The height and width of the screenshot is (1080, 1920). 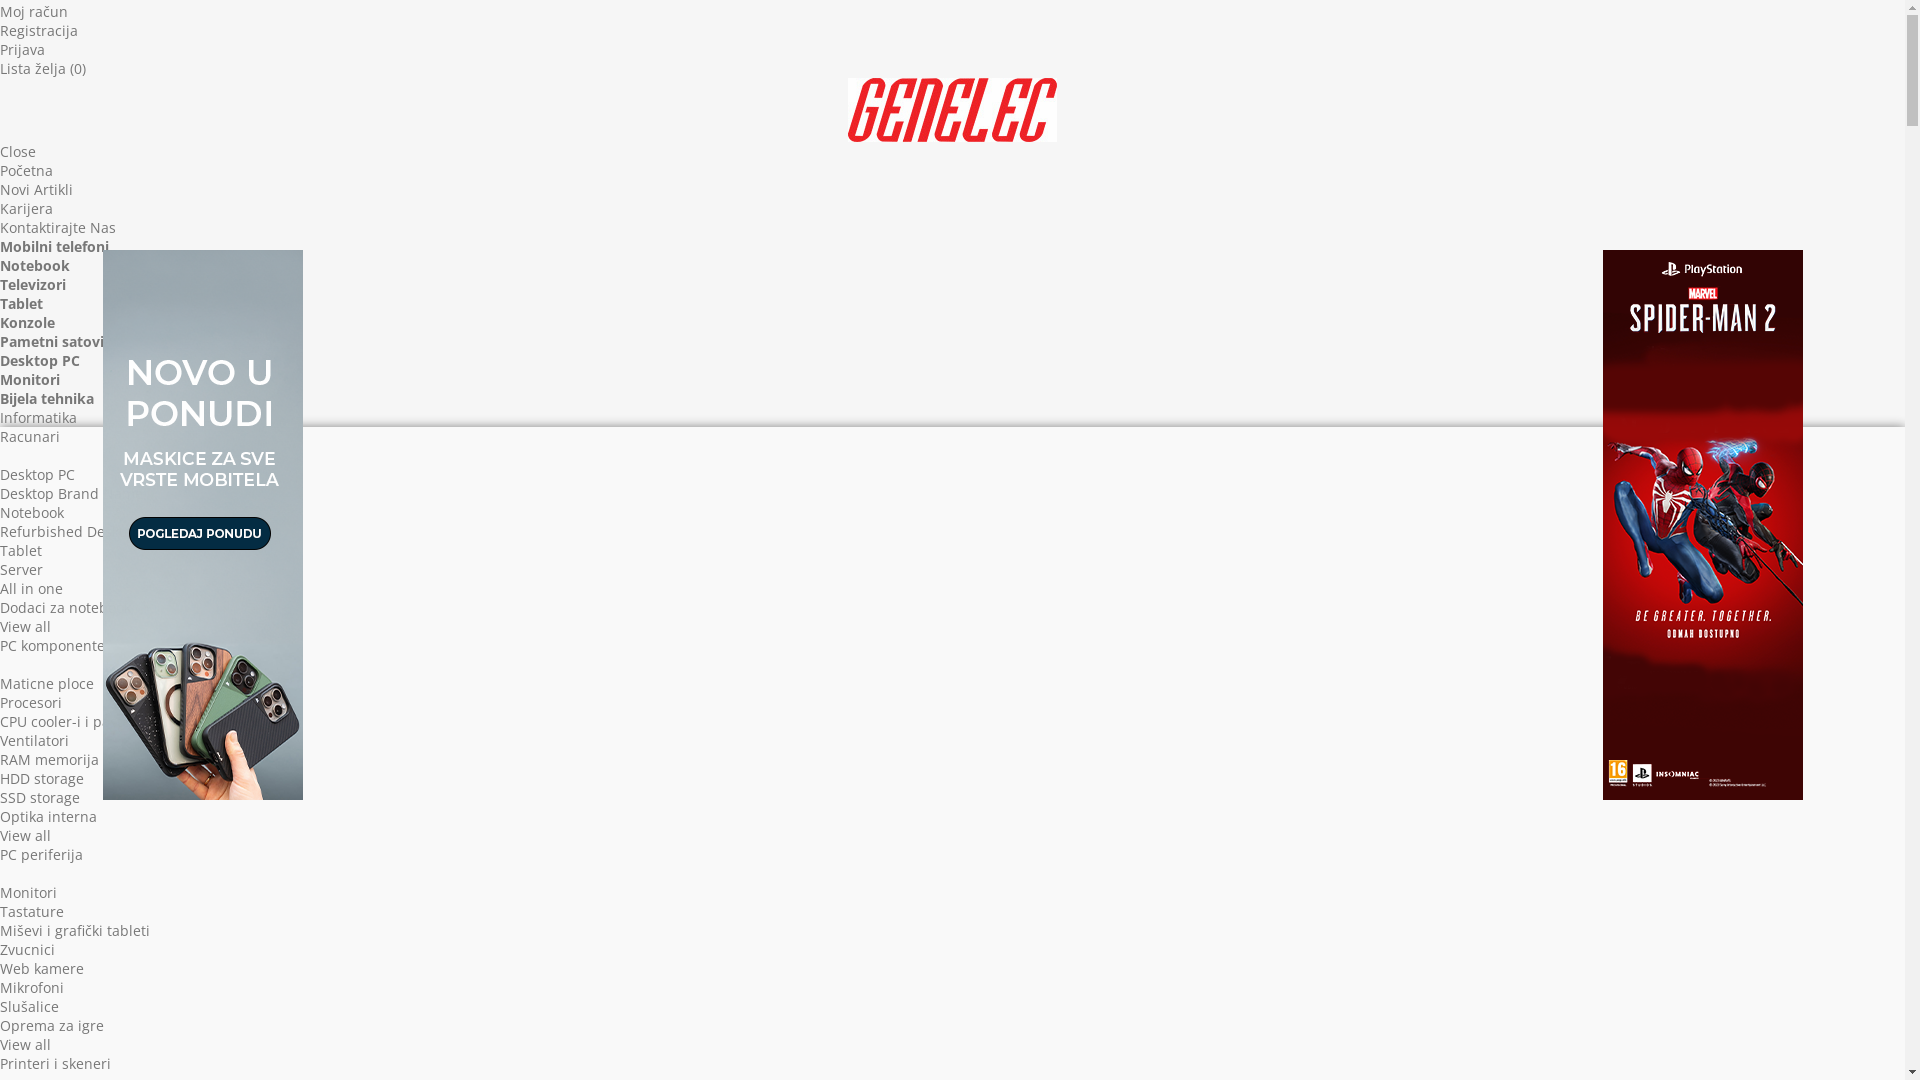 What do you see at coordinates (31, 587) in the screenshot?
I see `'All in one'` at bounding box center [31, 587].